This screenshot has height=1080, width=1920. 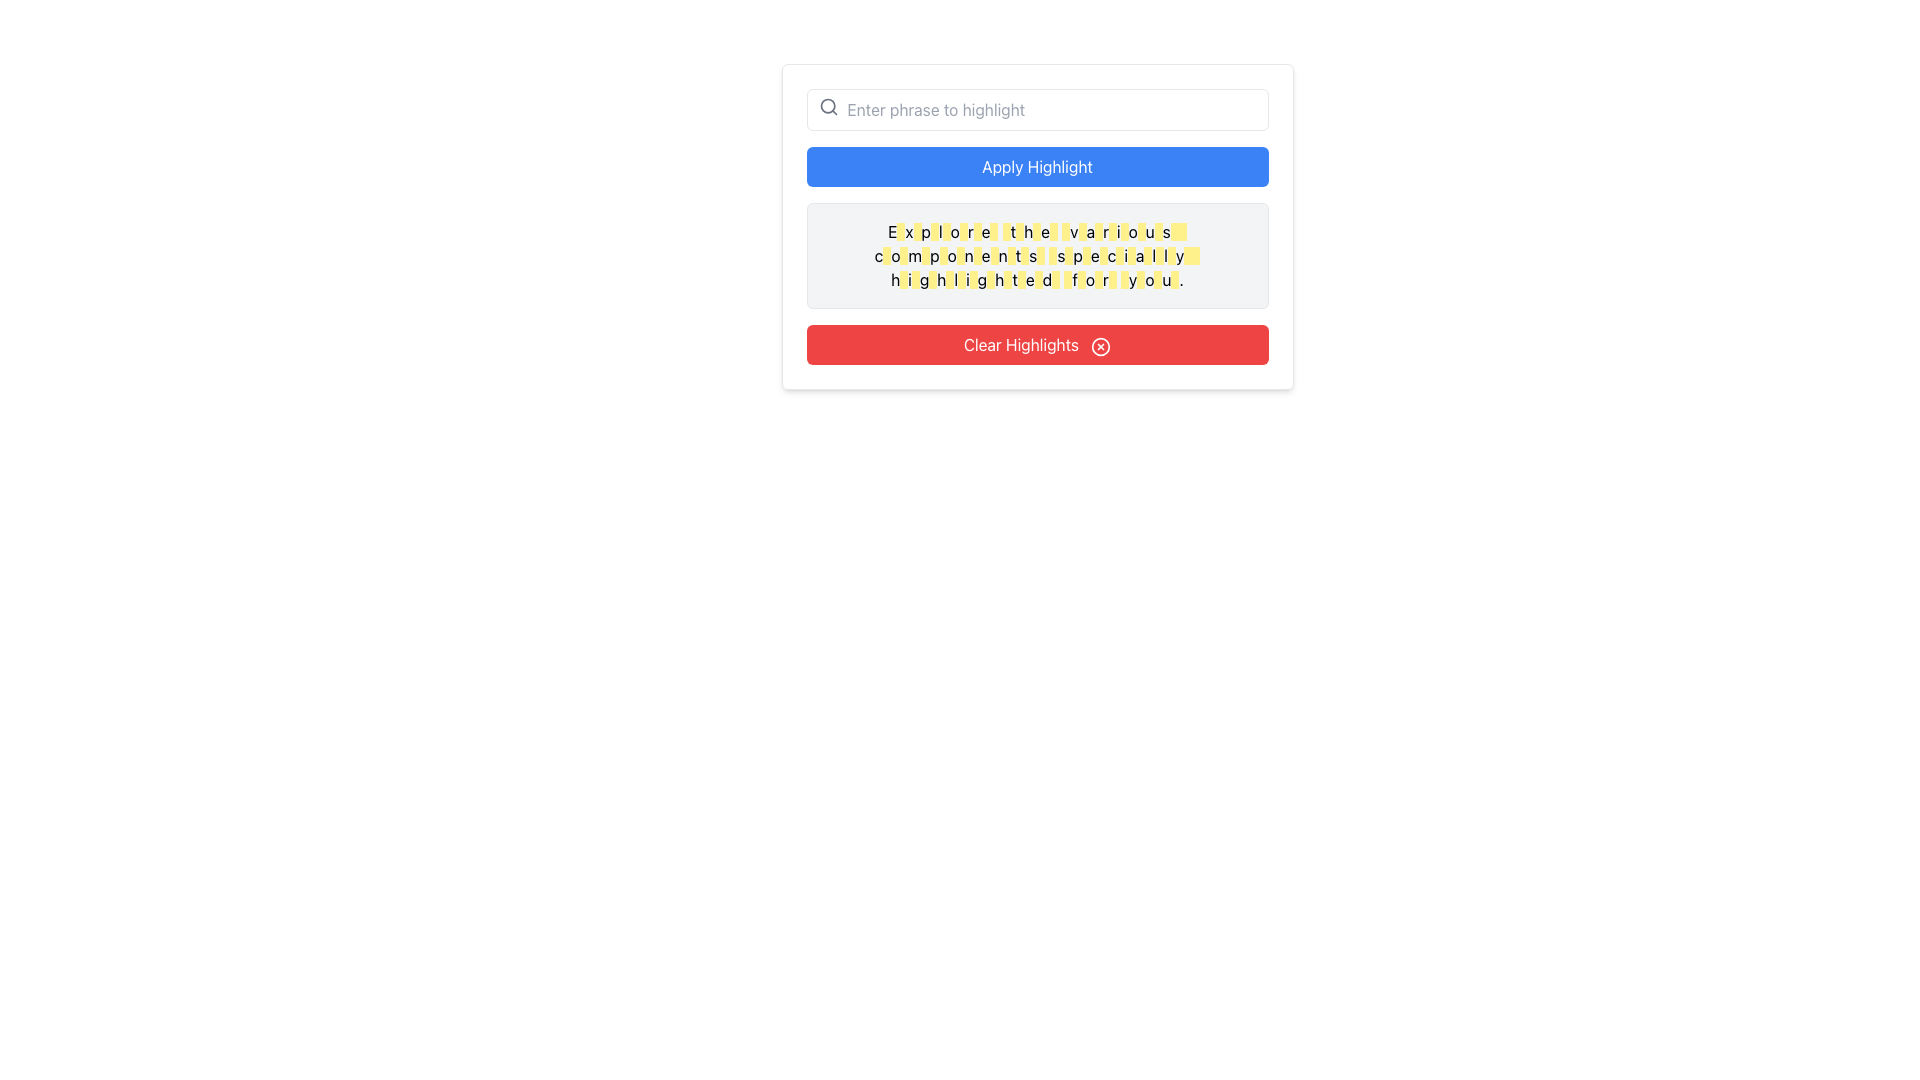 What do you see at coordinates (1068, 254) in the screenshot?
I see `the 24th Highlight marker that emphasizes the word 'specially' in the yellow-highlighted text` at bounding box center [1068, 254].